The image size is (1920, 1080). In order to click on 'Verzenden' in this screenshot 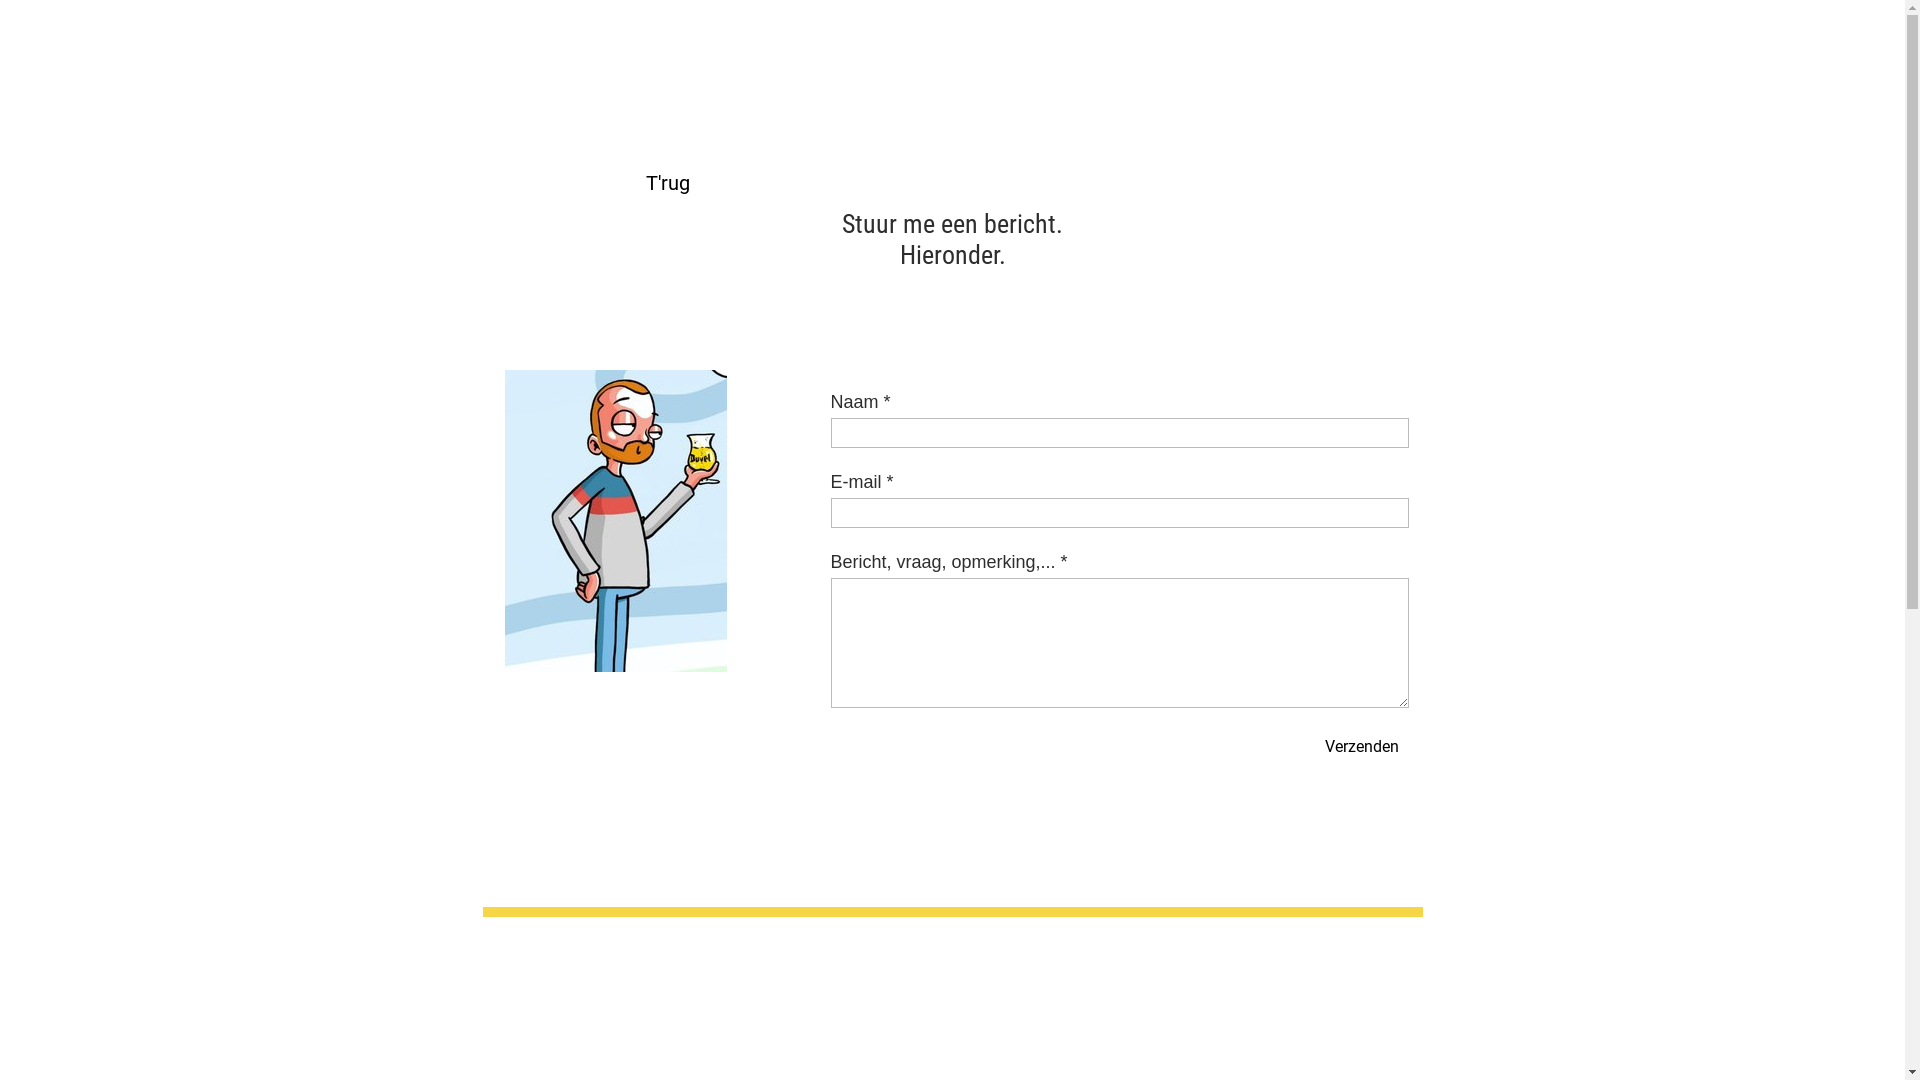, I will do `click(1314, 745)`.